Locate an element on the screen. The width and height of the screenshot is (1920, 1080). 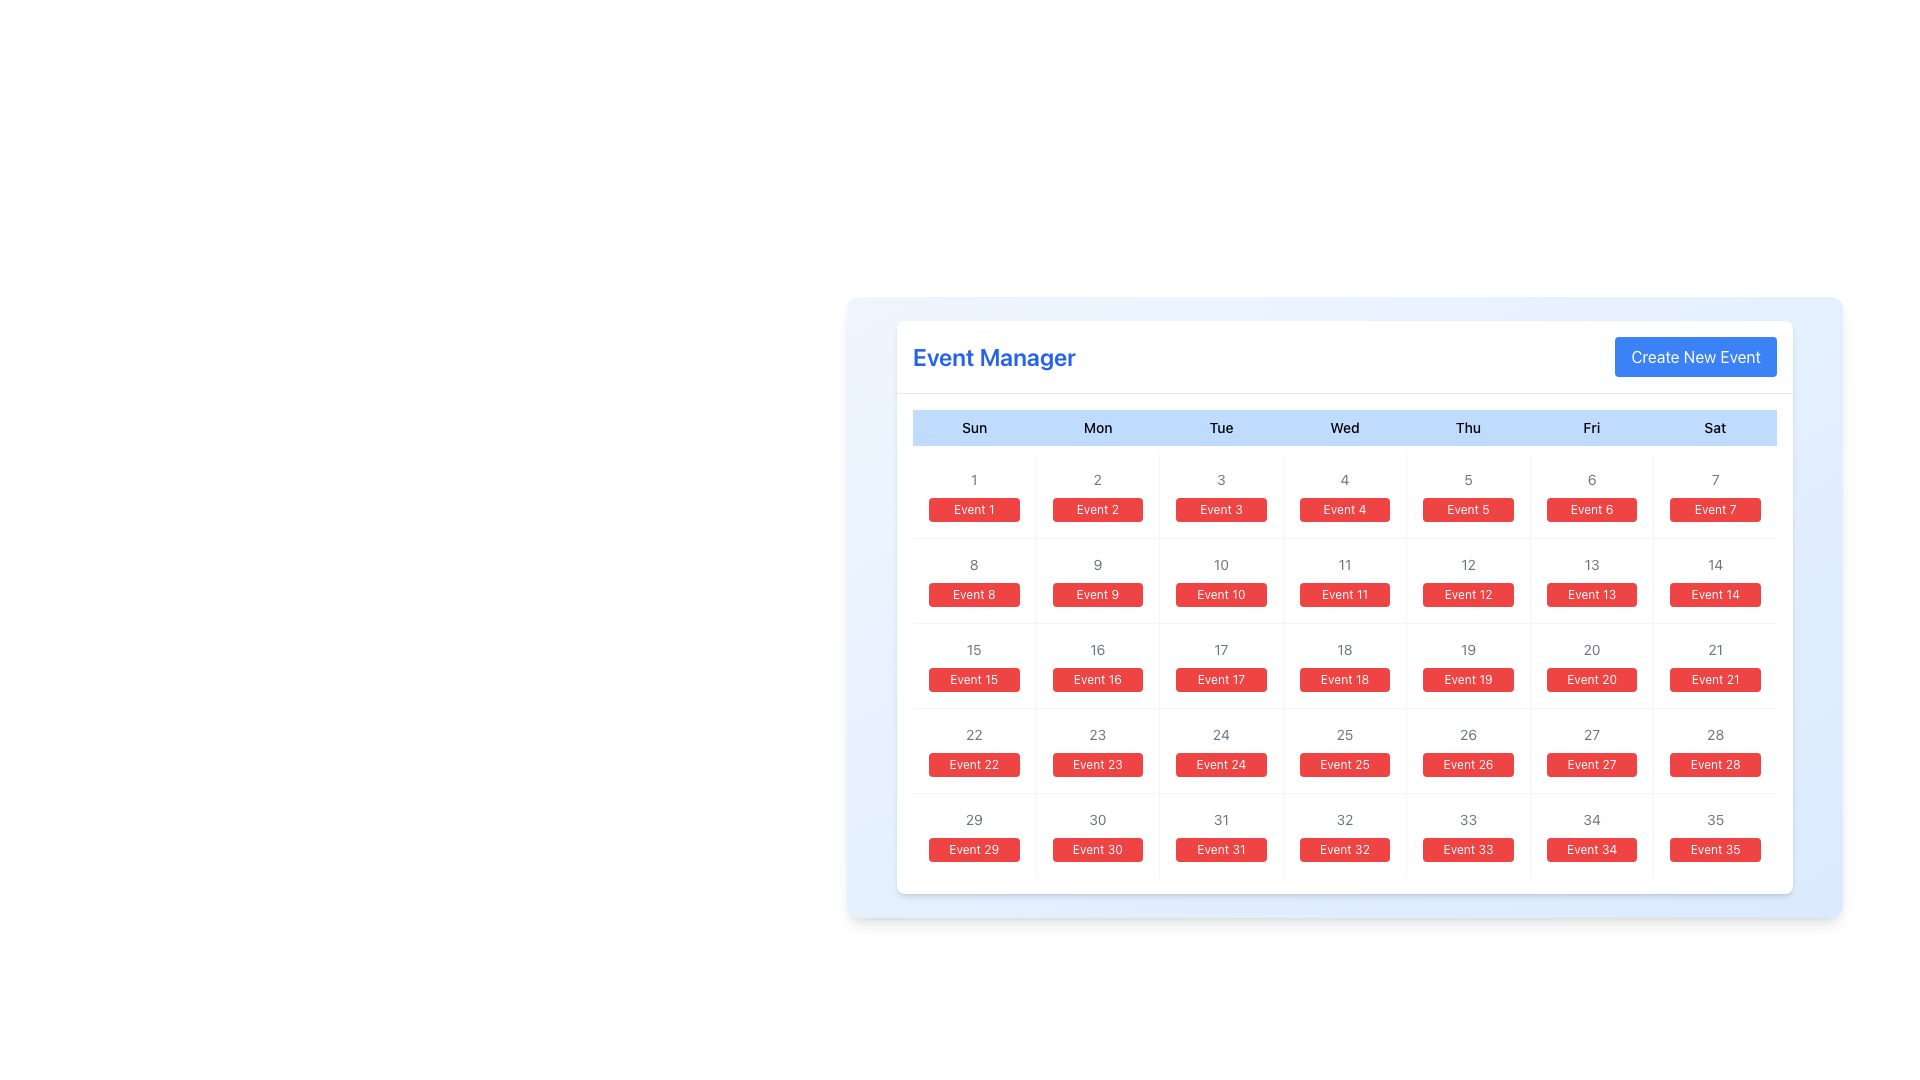
the static text label representing 'Wednesday', the fourth day of the week, in the calendar header row is located at coordinates (1344, 427).